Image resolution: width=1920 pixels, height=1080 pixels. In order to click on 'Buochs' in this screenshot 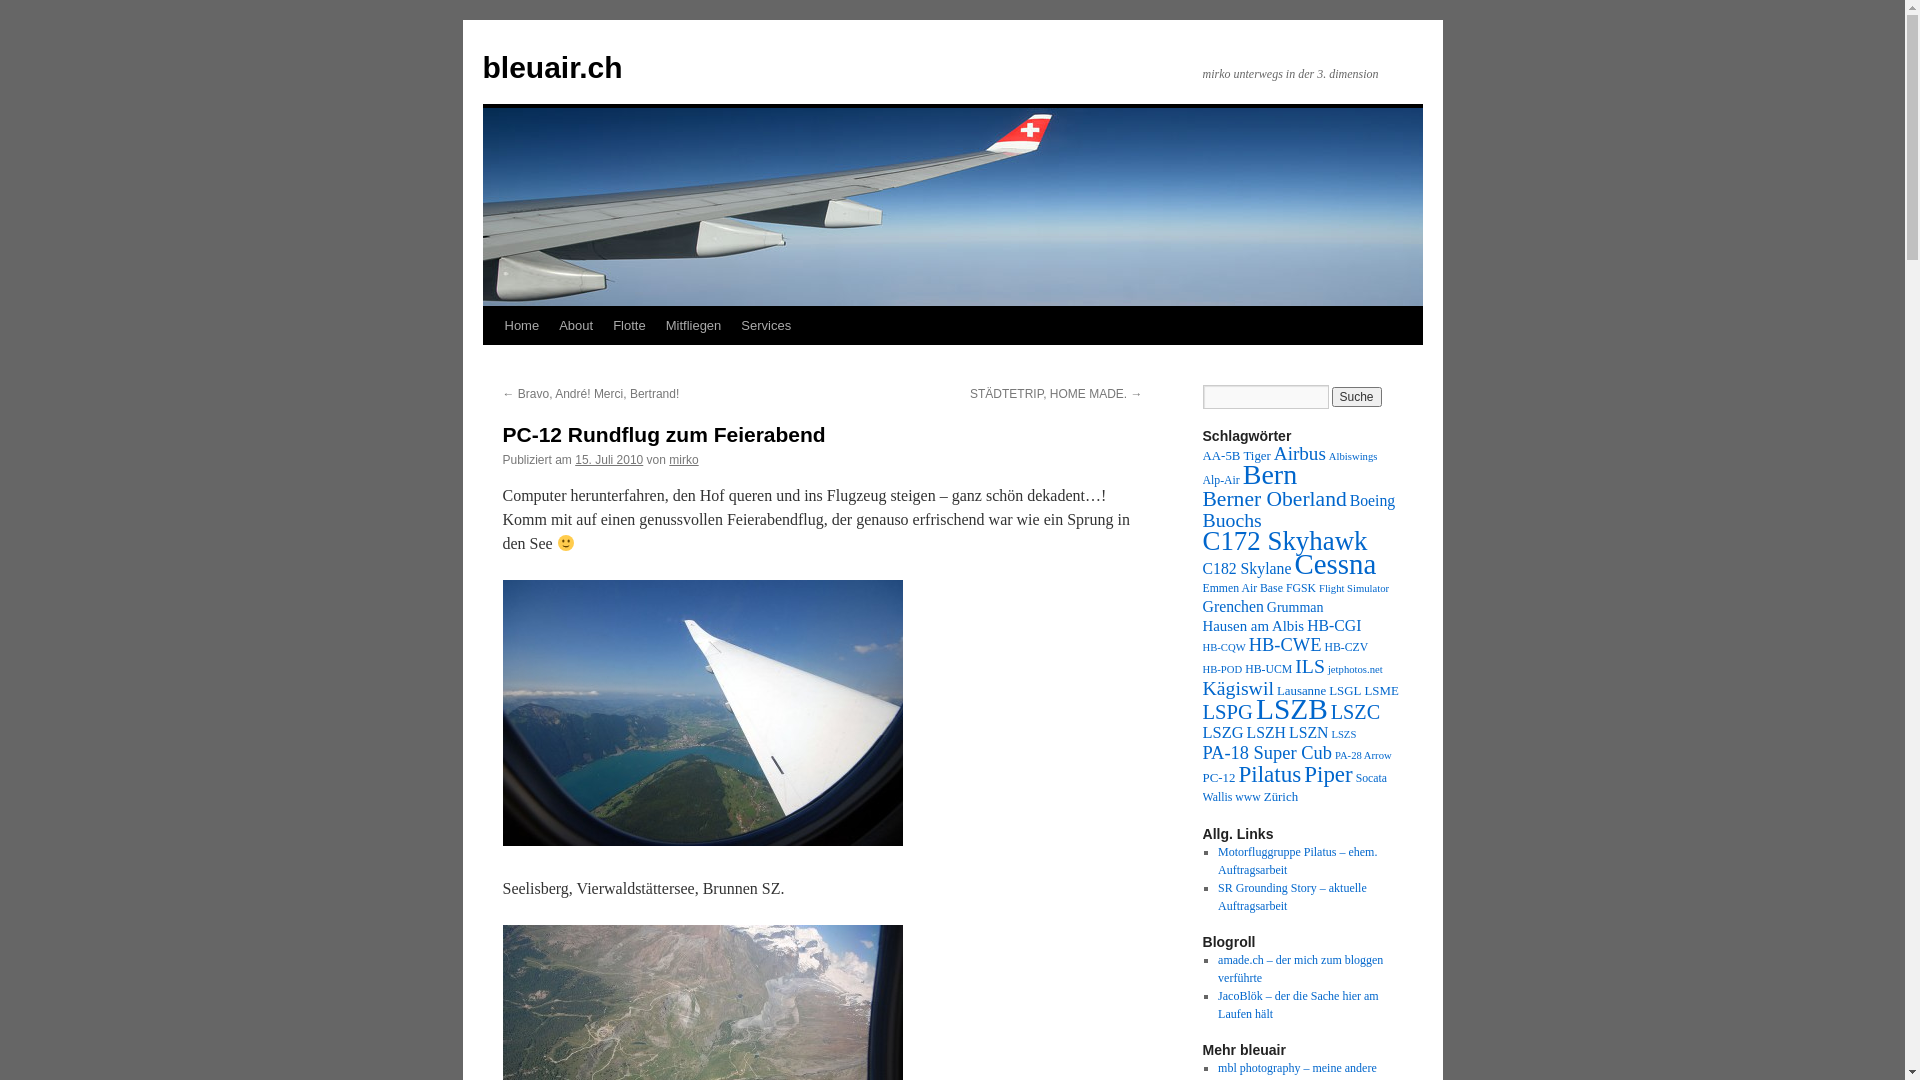, I will do `click(1230, 519)`.